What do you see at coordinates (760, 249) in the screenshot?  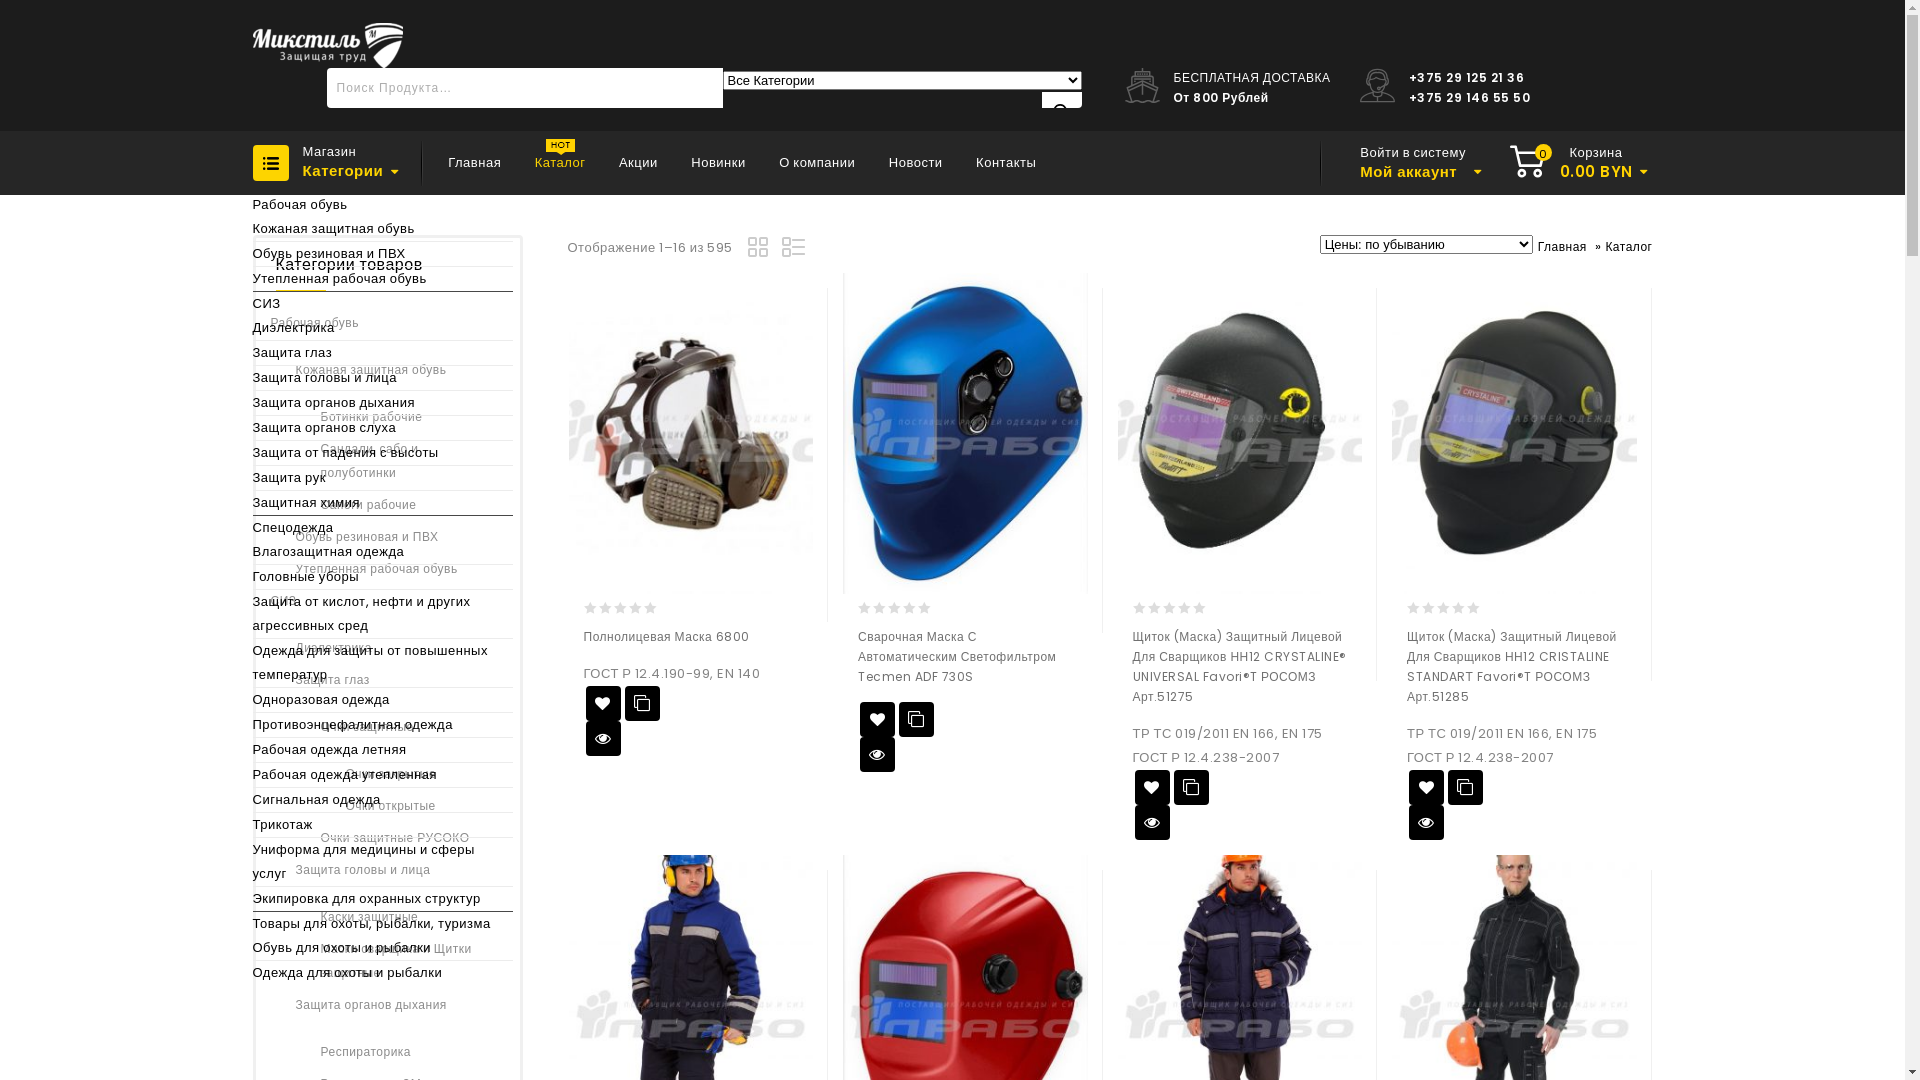 I see `'Grid view'` at bounding box center [760, 249].